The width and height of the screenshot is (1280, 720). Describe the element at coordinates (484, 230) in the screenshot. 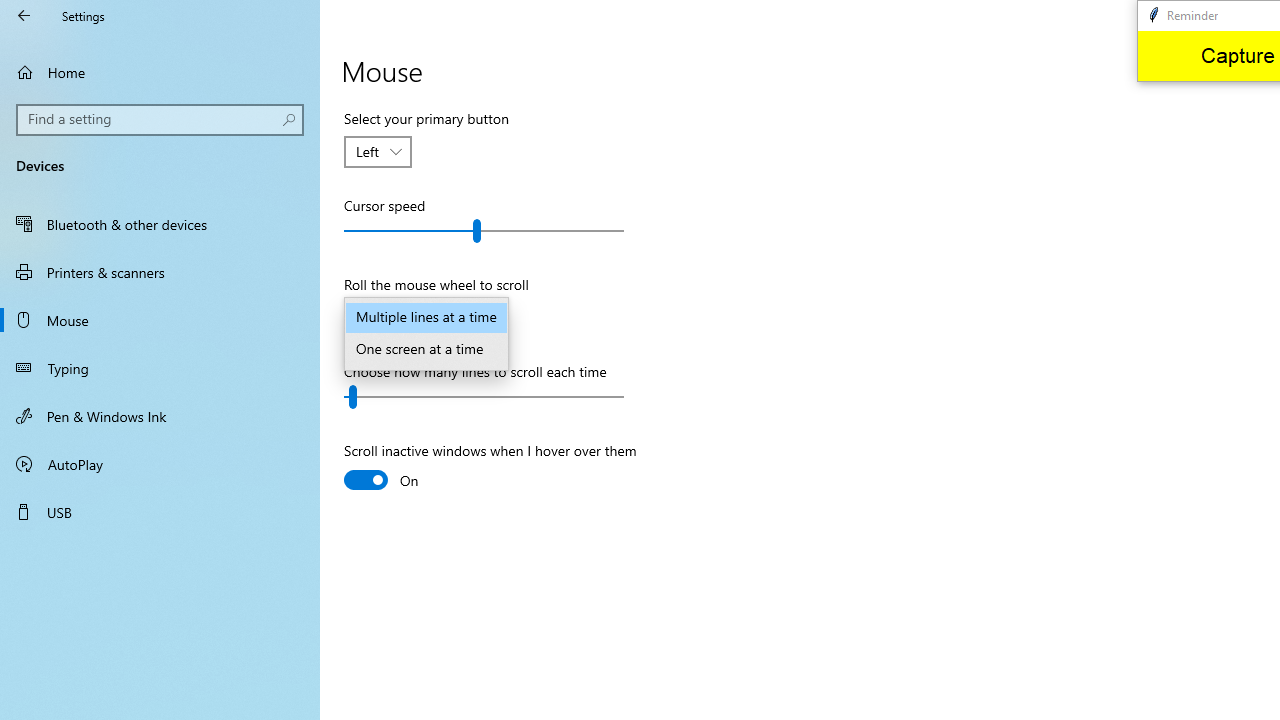

I see `'Cursor speed'` at that location.